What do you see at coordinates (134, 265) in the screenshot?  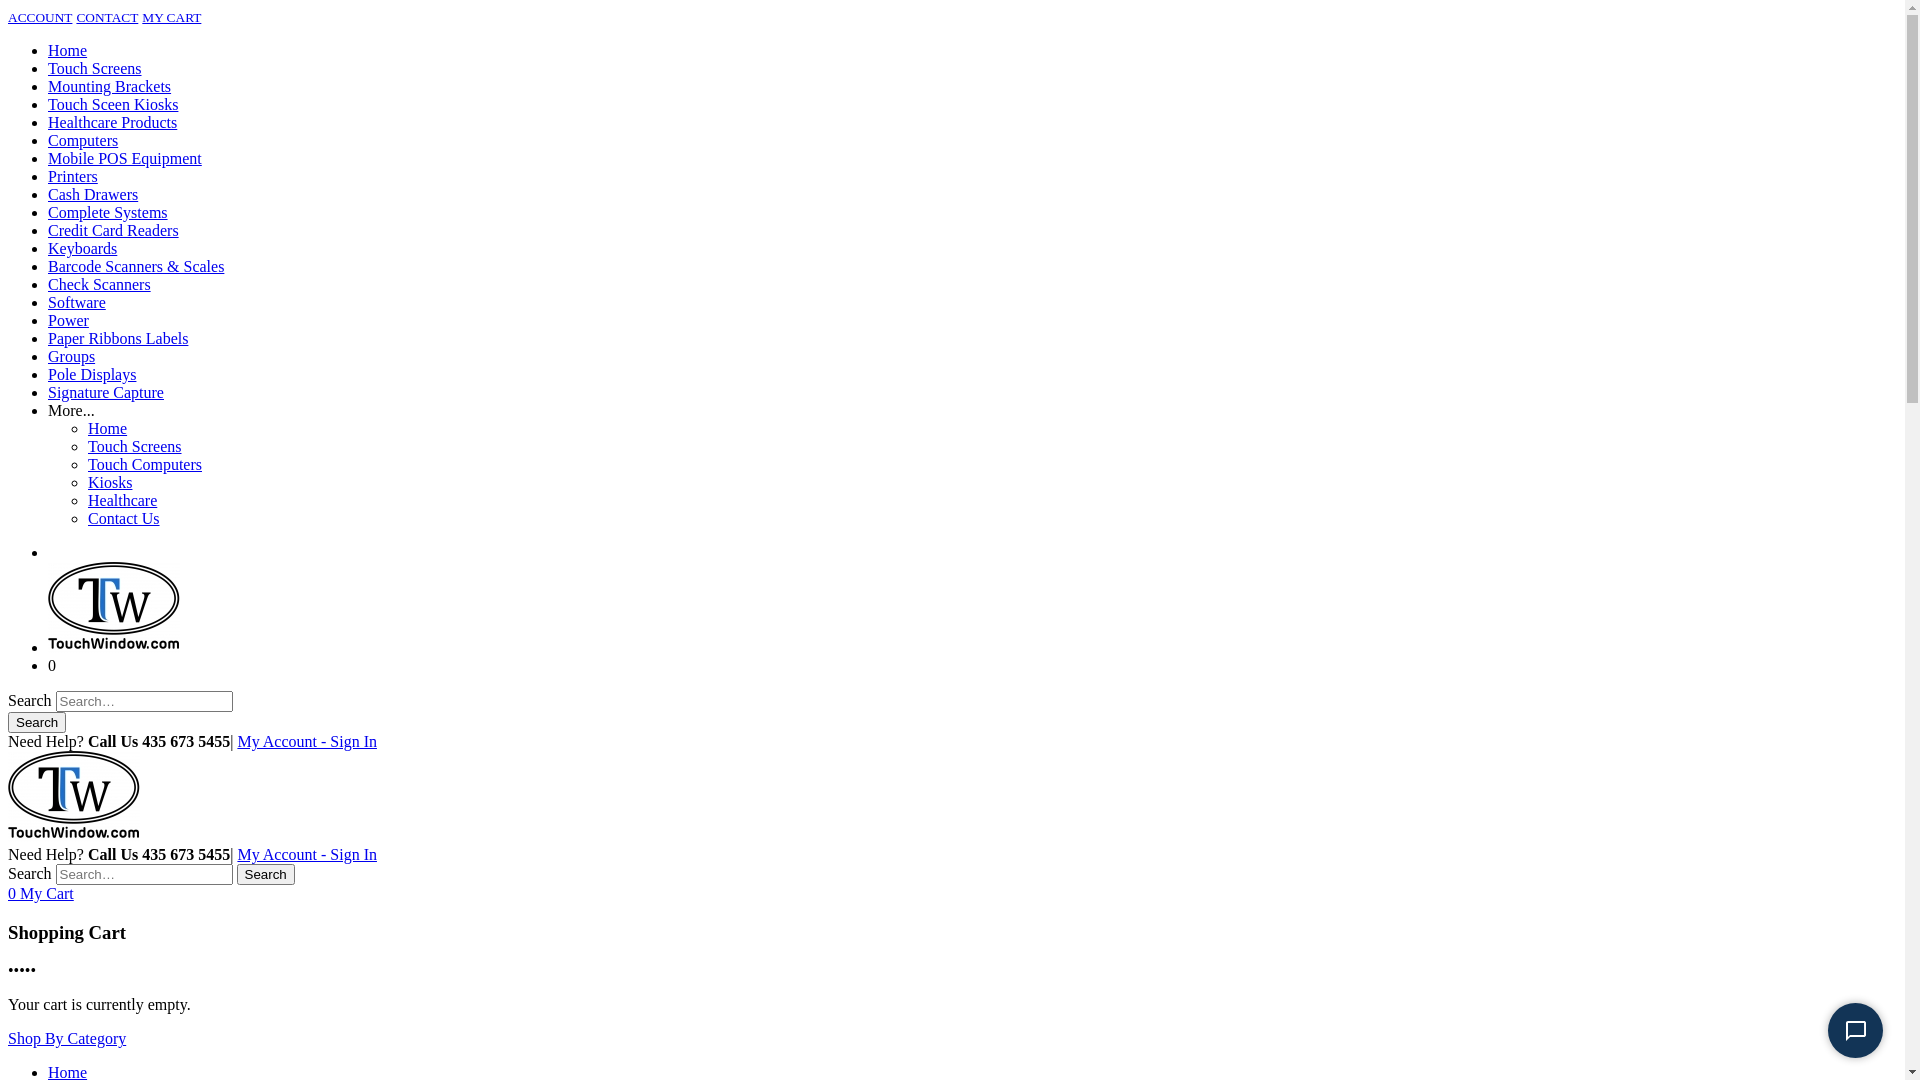 I see `'Barcode Scanners & Scales'` at bounding box center [134, 265].